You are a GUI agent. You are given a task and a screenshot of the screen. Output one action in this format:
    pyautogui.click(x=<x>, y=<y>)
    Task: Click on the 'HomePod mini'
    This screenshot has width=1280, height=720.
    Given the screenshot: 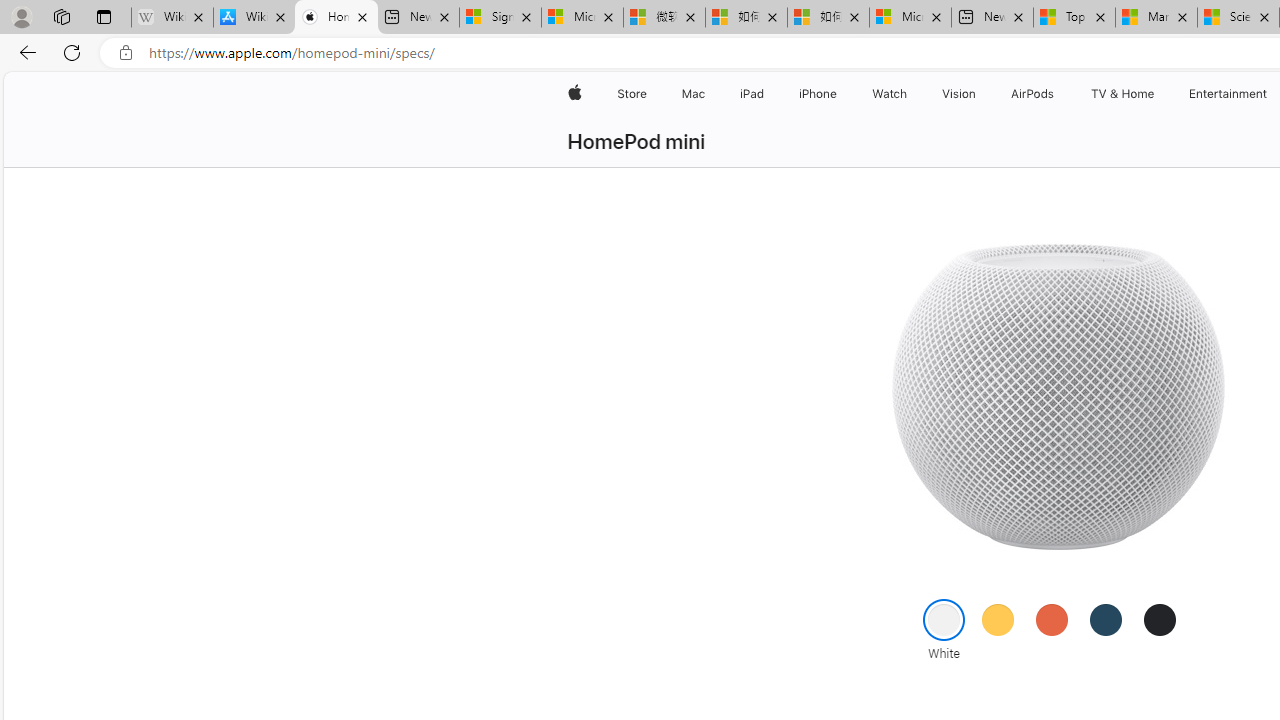 What is the action you would take?
    pyautogui.click(x=635, y=141)
    